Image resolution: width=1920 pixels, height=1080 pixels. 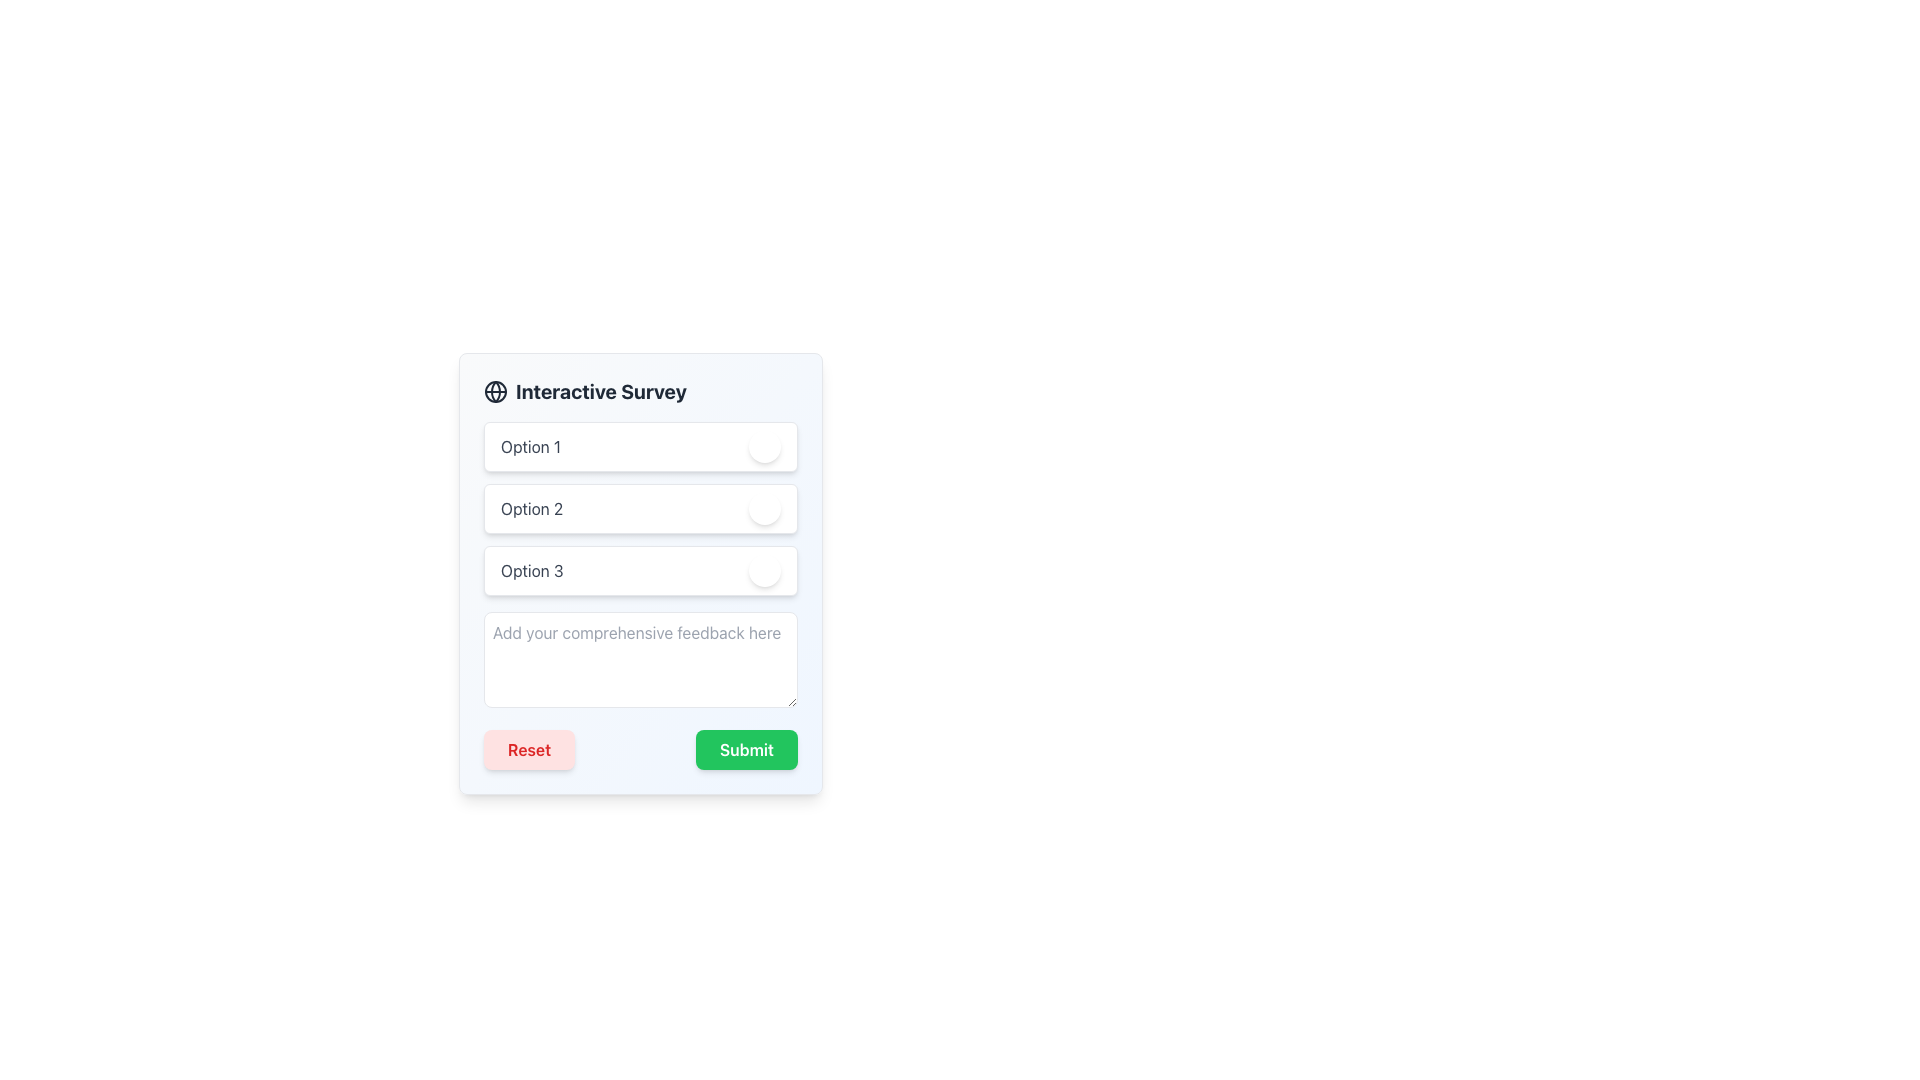 I want to click on the circular button located to the right of the list item labeled 'Option 1', so click(x=763, y=446).